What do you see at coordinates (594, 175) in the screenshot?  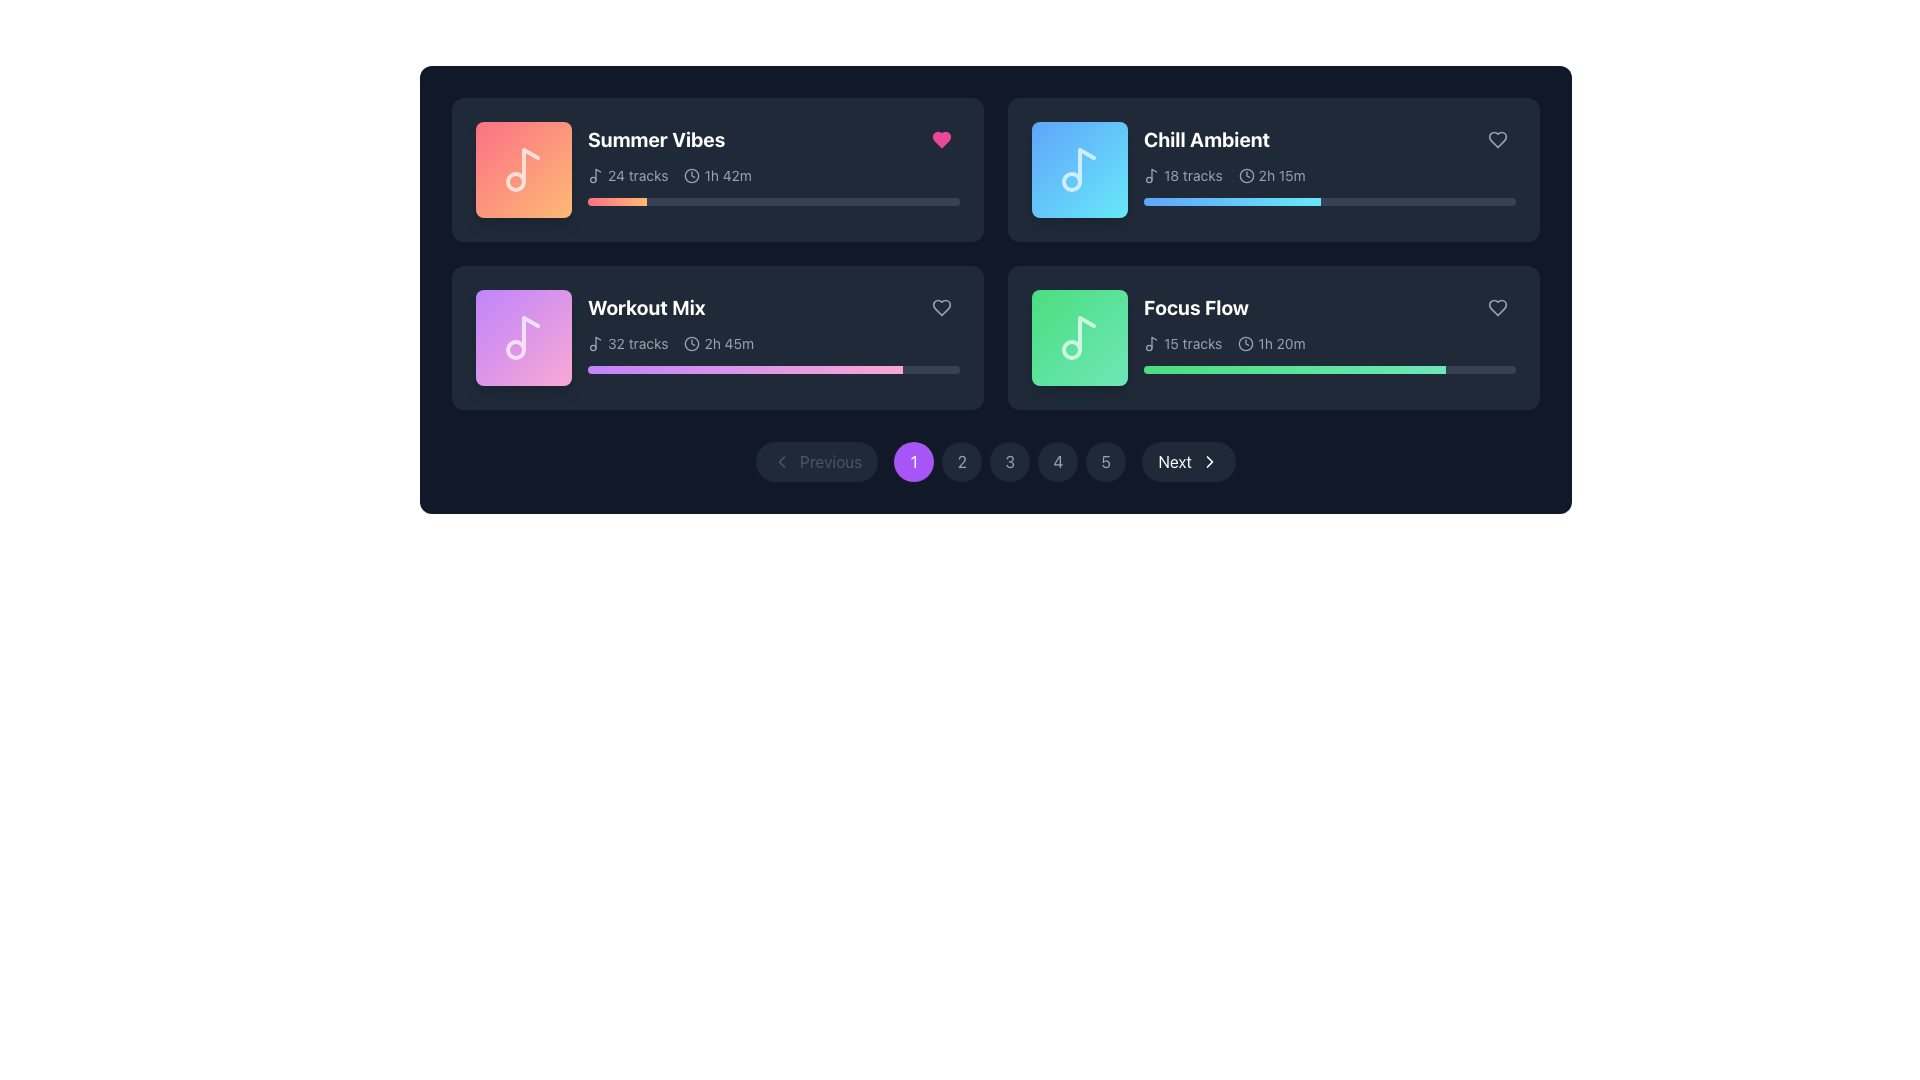 I see `the music icon located on the top-left card in the grid layout, positioned to the left of the text '24 tracks' and above the runtime text` at bounding box center [594, 175].